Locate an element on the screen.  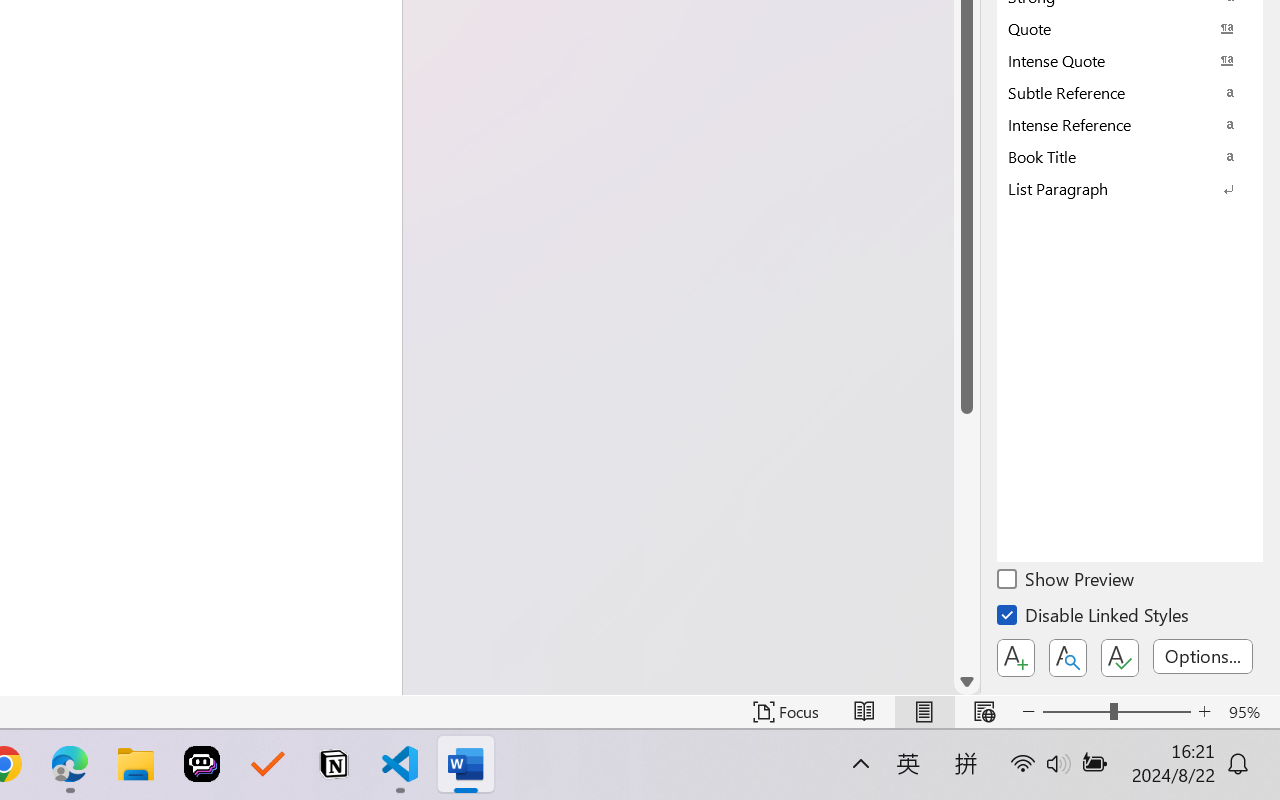
'Subtle Reference' is located at coordinates (1130, 92).